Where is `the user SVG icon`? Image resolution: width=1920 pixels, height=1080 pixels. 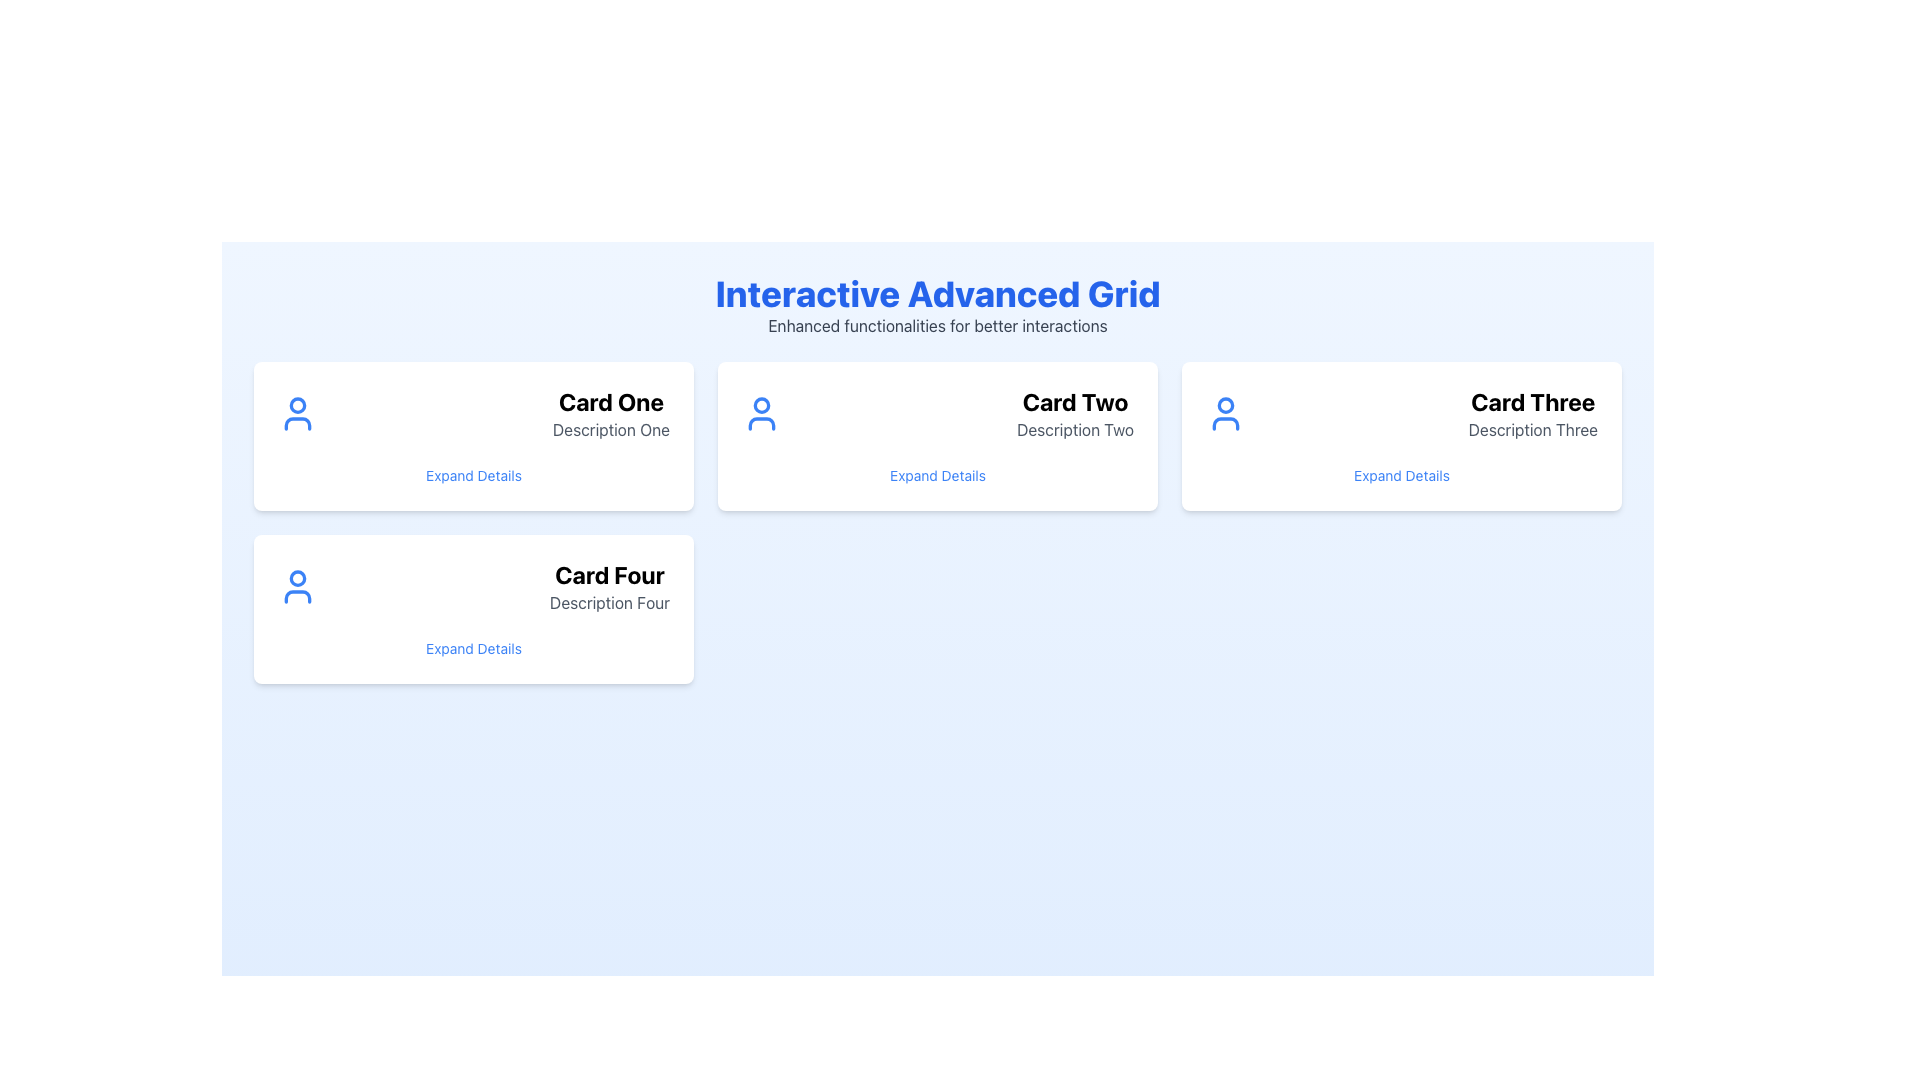
the user SVG icon is located at coordinates (296, 412).